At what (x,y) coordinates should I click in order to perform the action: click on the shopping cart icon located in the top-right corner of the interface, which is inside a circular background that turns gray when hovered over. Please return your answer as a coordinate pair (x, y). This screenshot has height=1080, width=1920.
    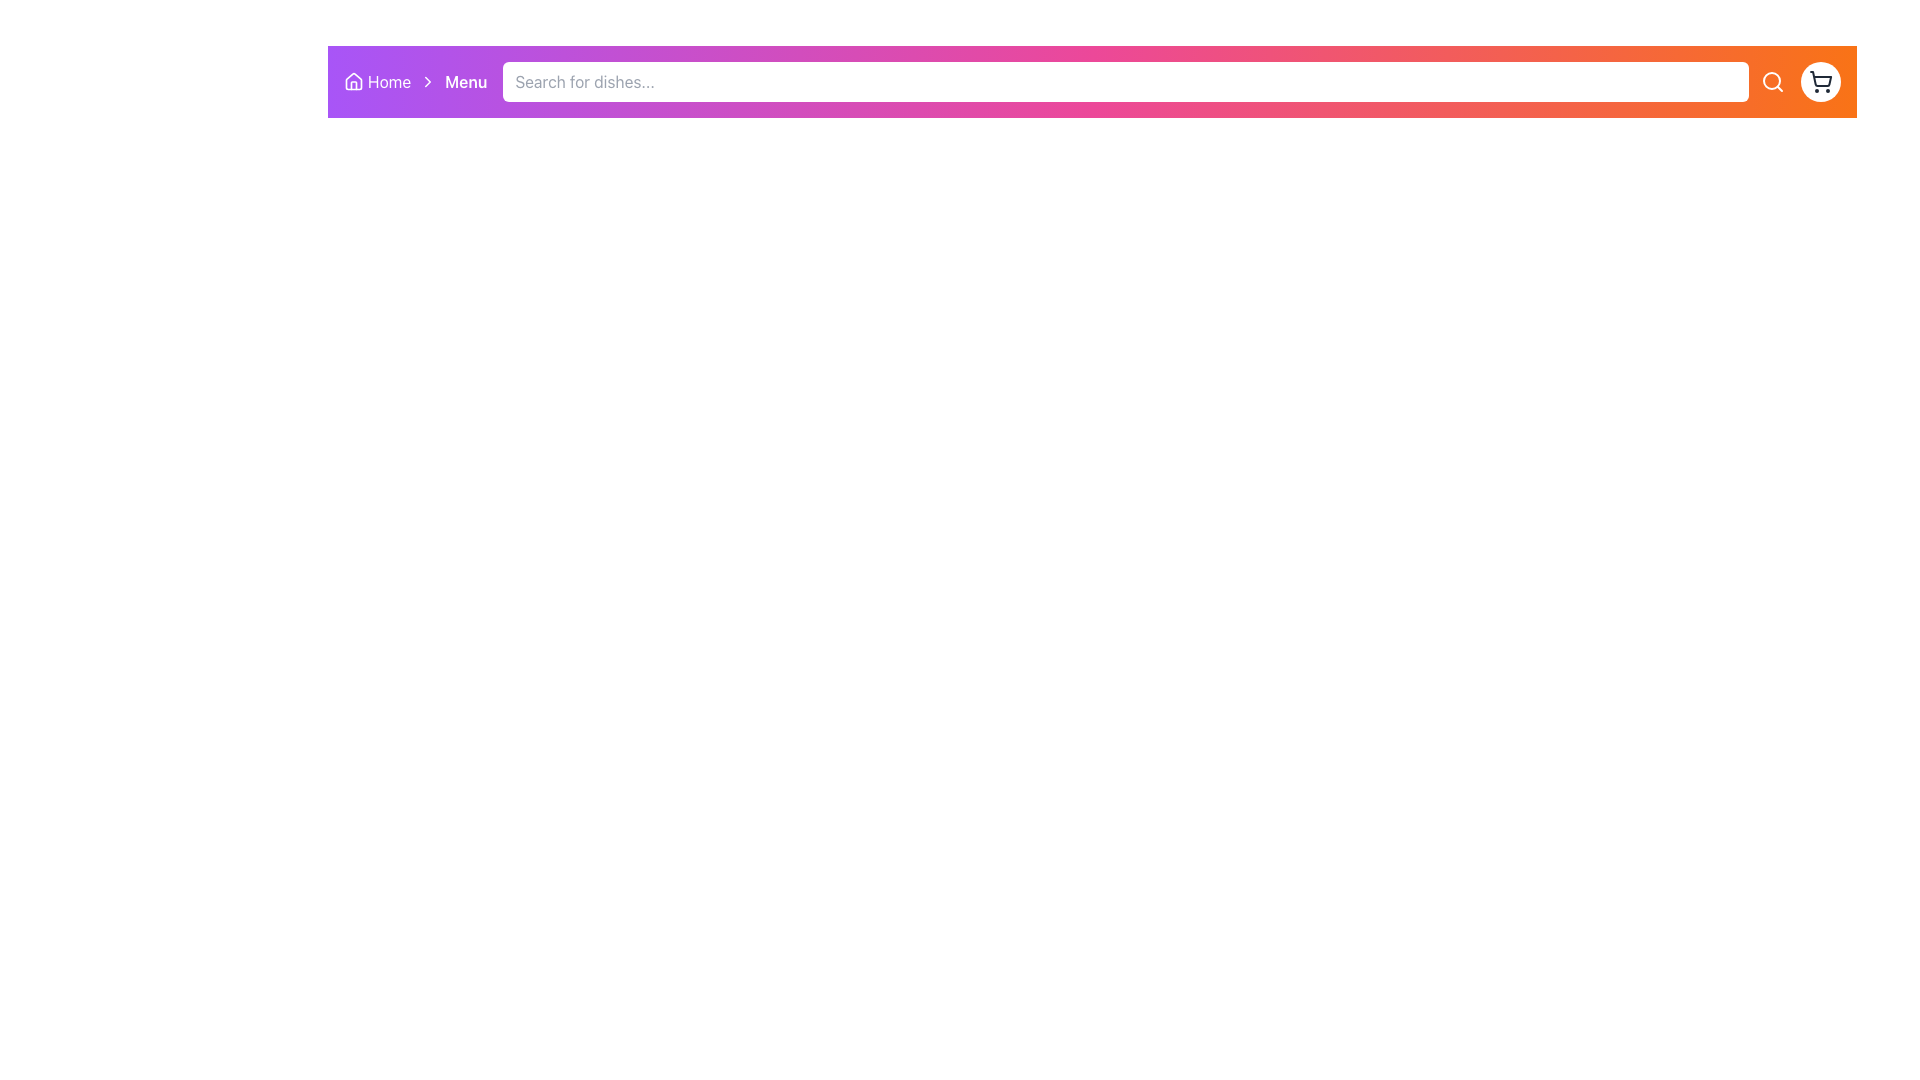
    Looking at the image, I should click on (1820, 80).